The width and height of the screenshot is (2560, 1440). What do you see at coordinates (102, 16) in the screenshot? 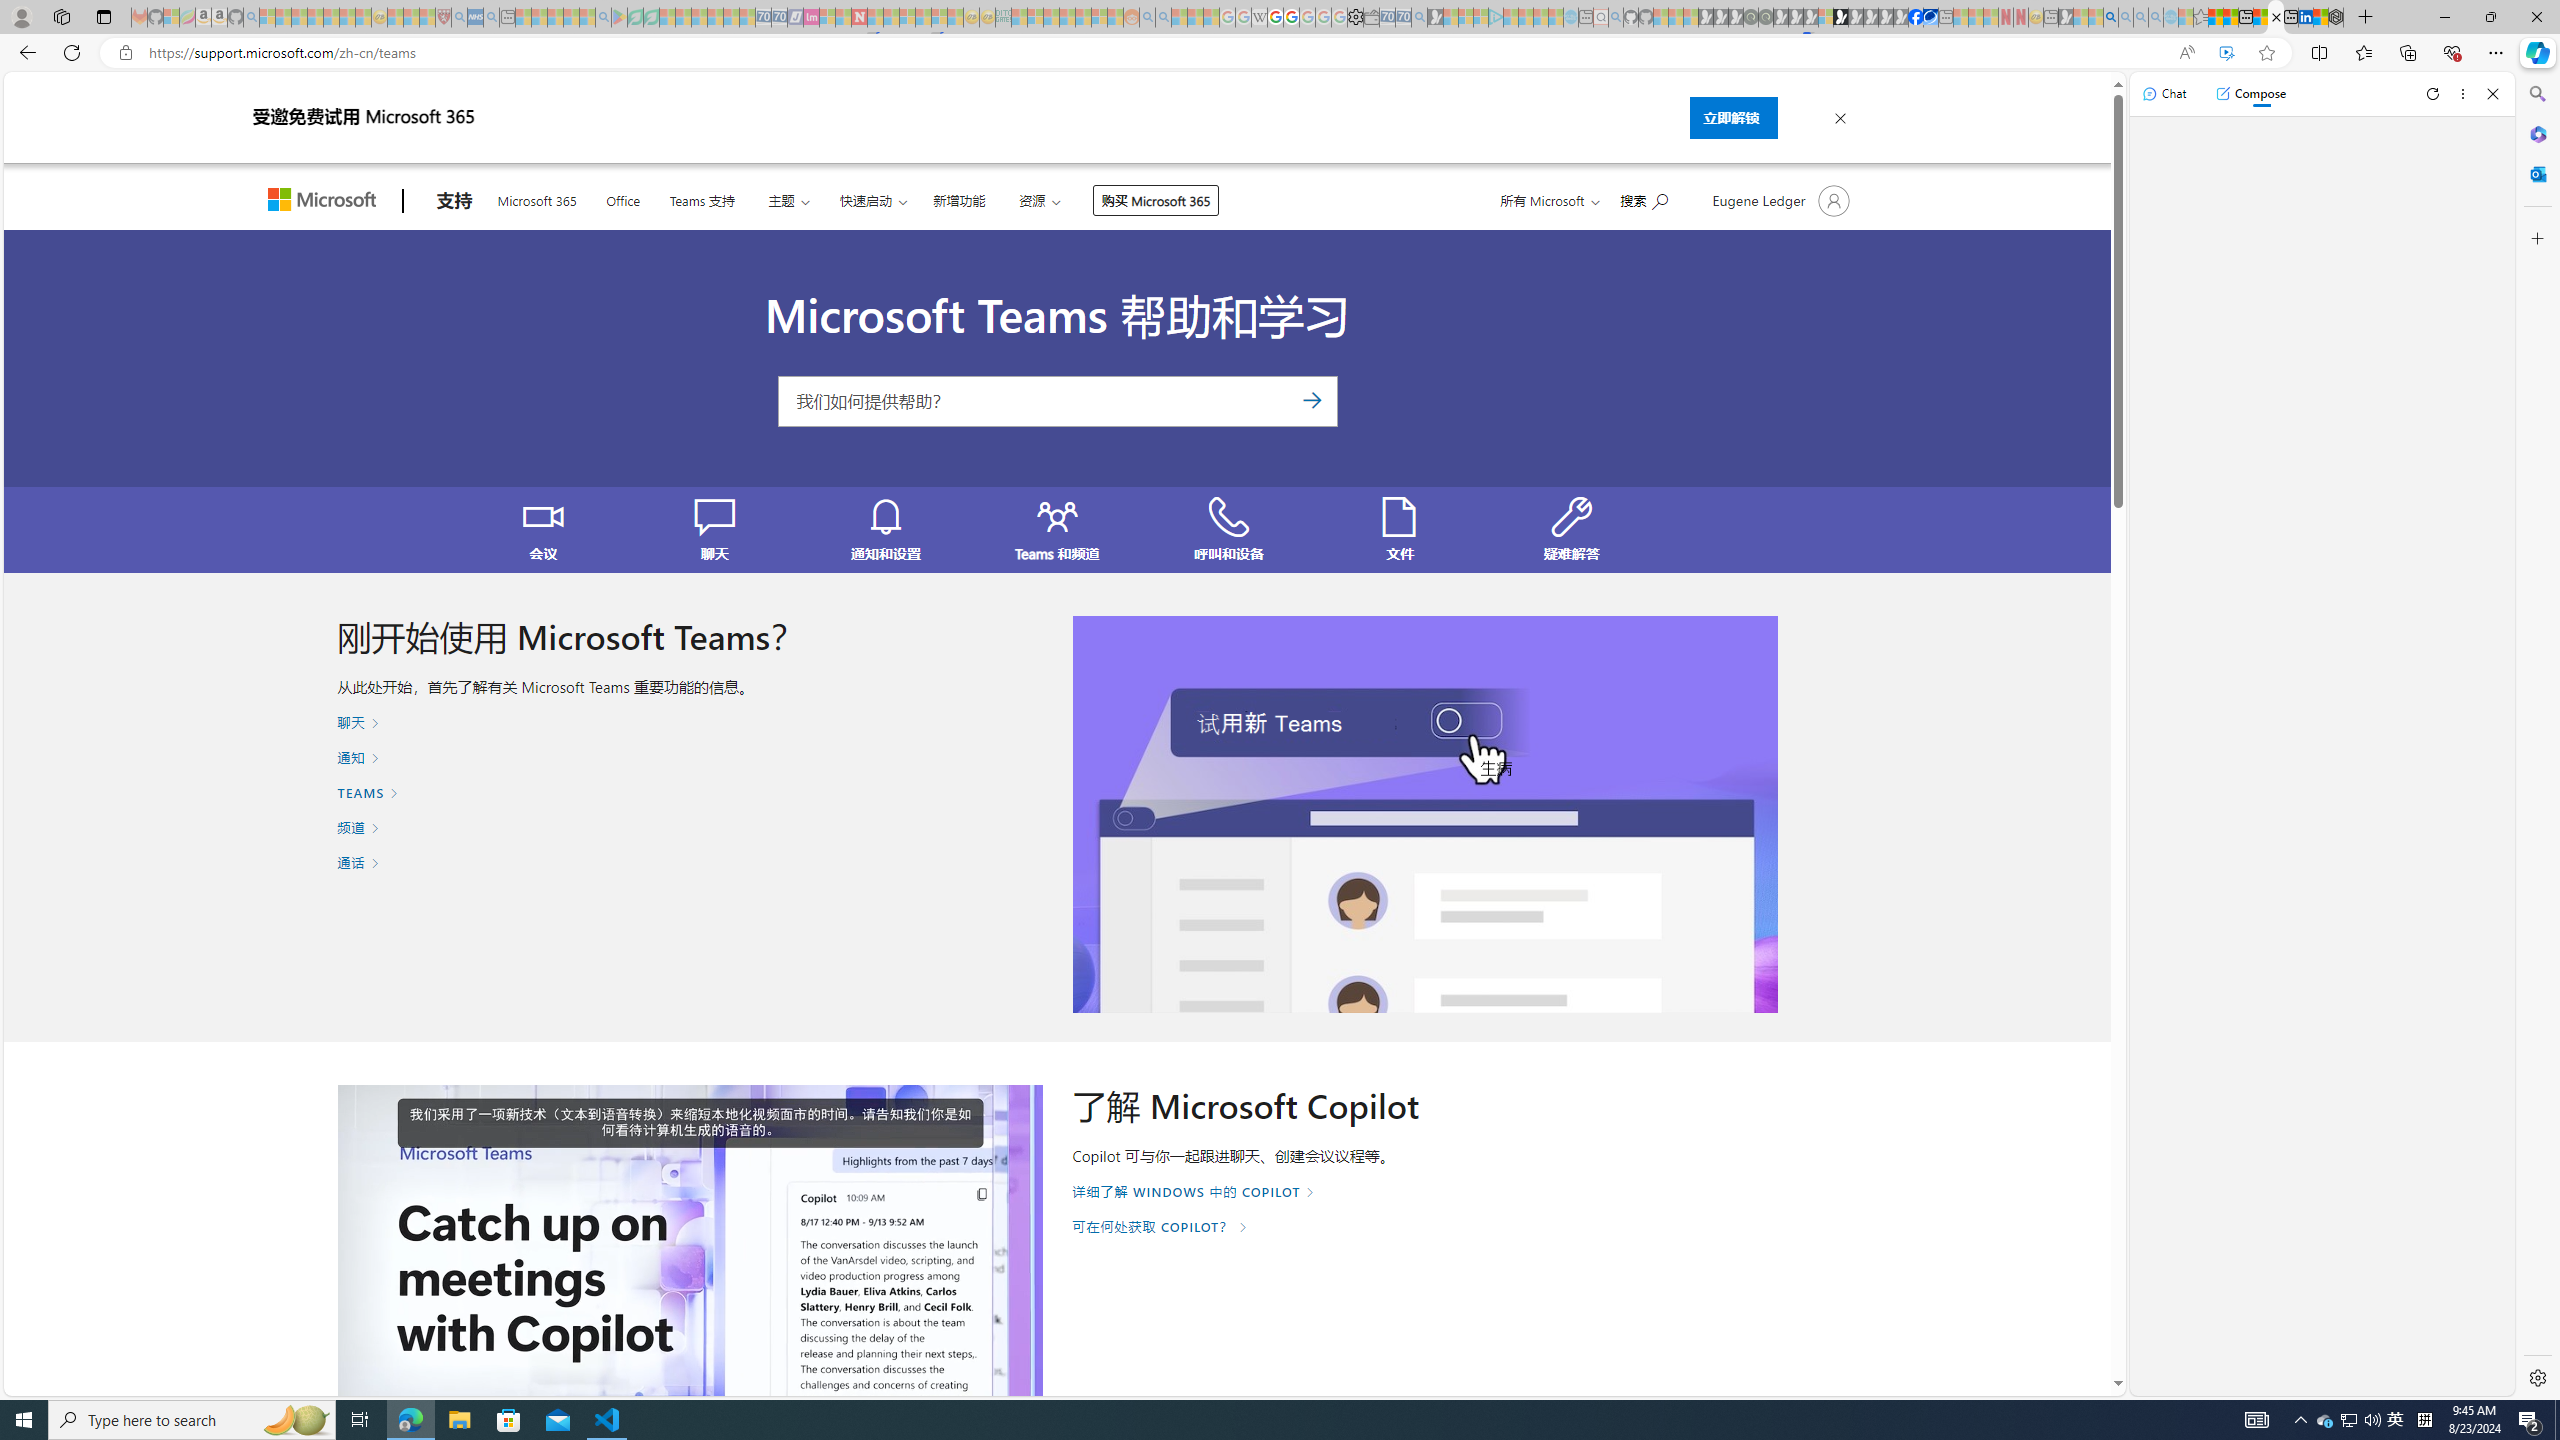
I see `'Tab actions menu'` at bounding box center [102, 16].